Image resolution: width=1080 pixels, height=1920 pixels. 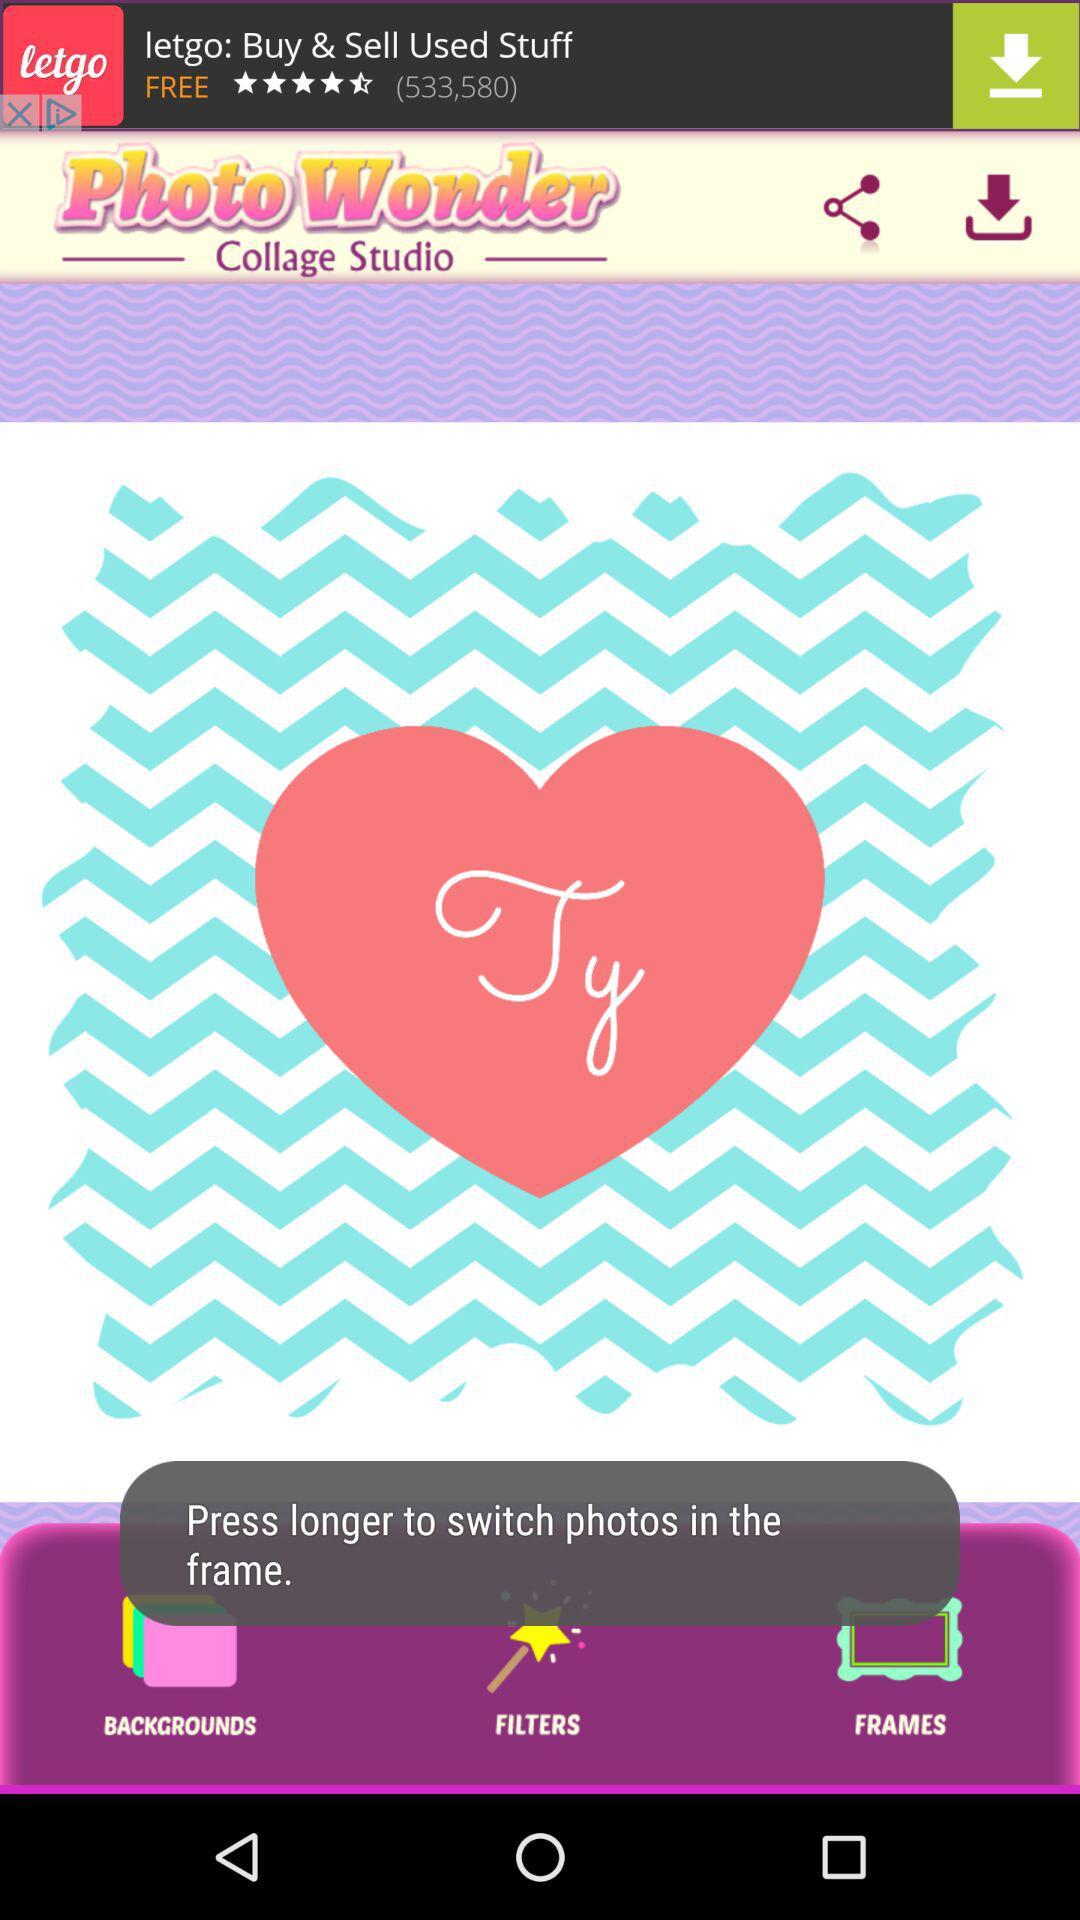 What do you see at coordinates (540, 65) in the screenshot?
I see `advertisement site for letgo` at bounding box center [540, 65].